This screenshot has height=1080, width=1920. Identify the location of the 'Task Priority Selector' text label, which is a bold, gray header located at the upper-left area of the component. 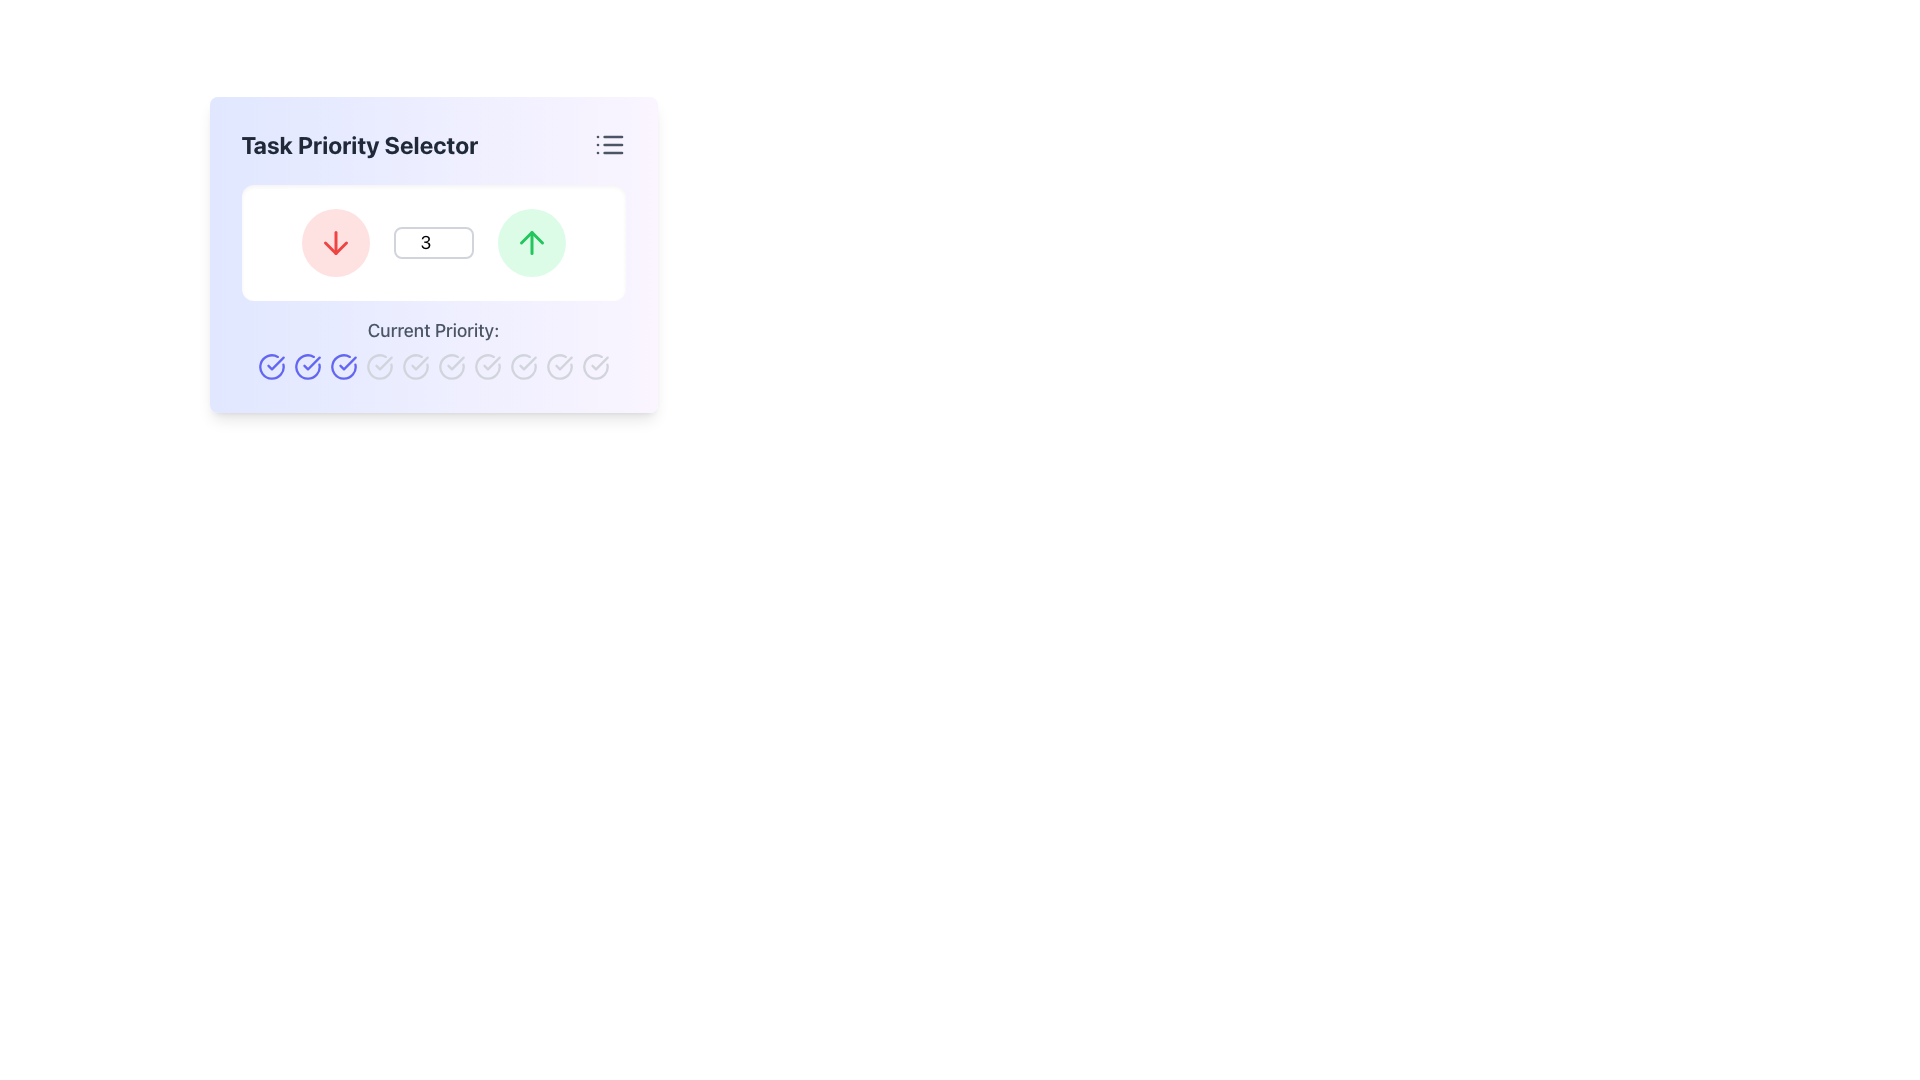
(360, 144).